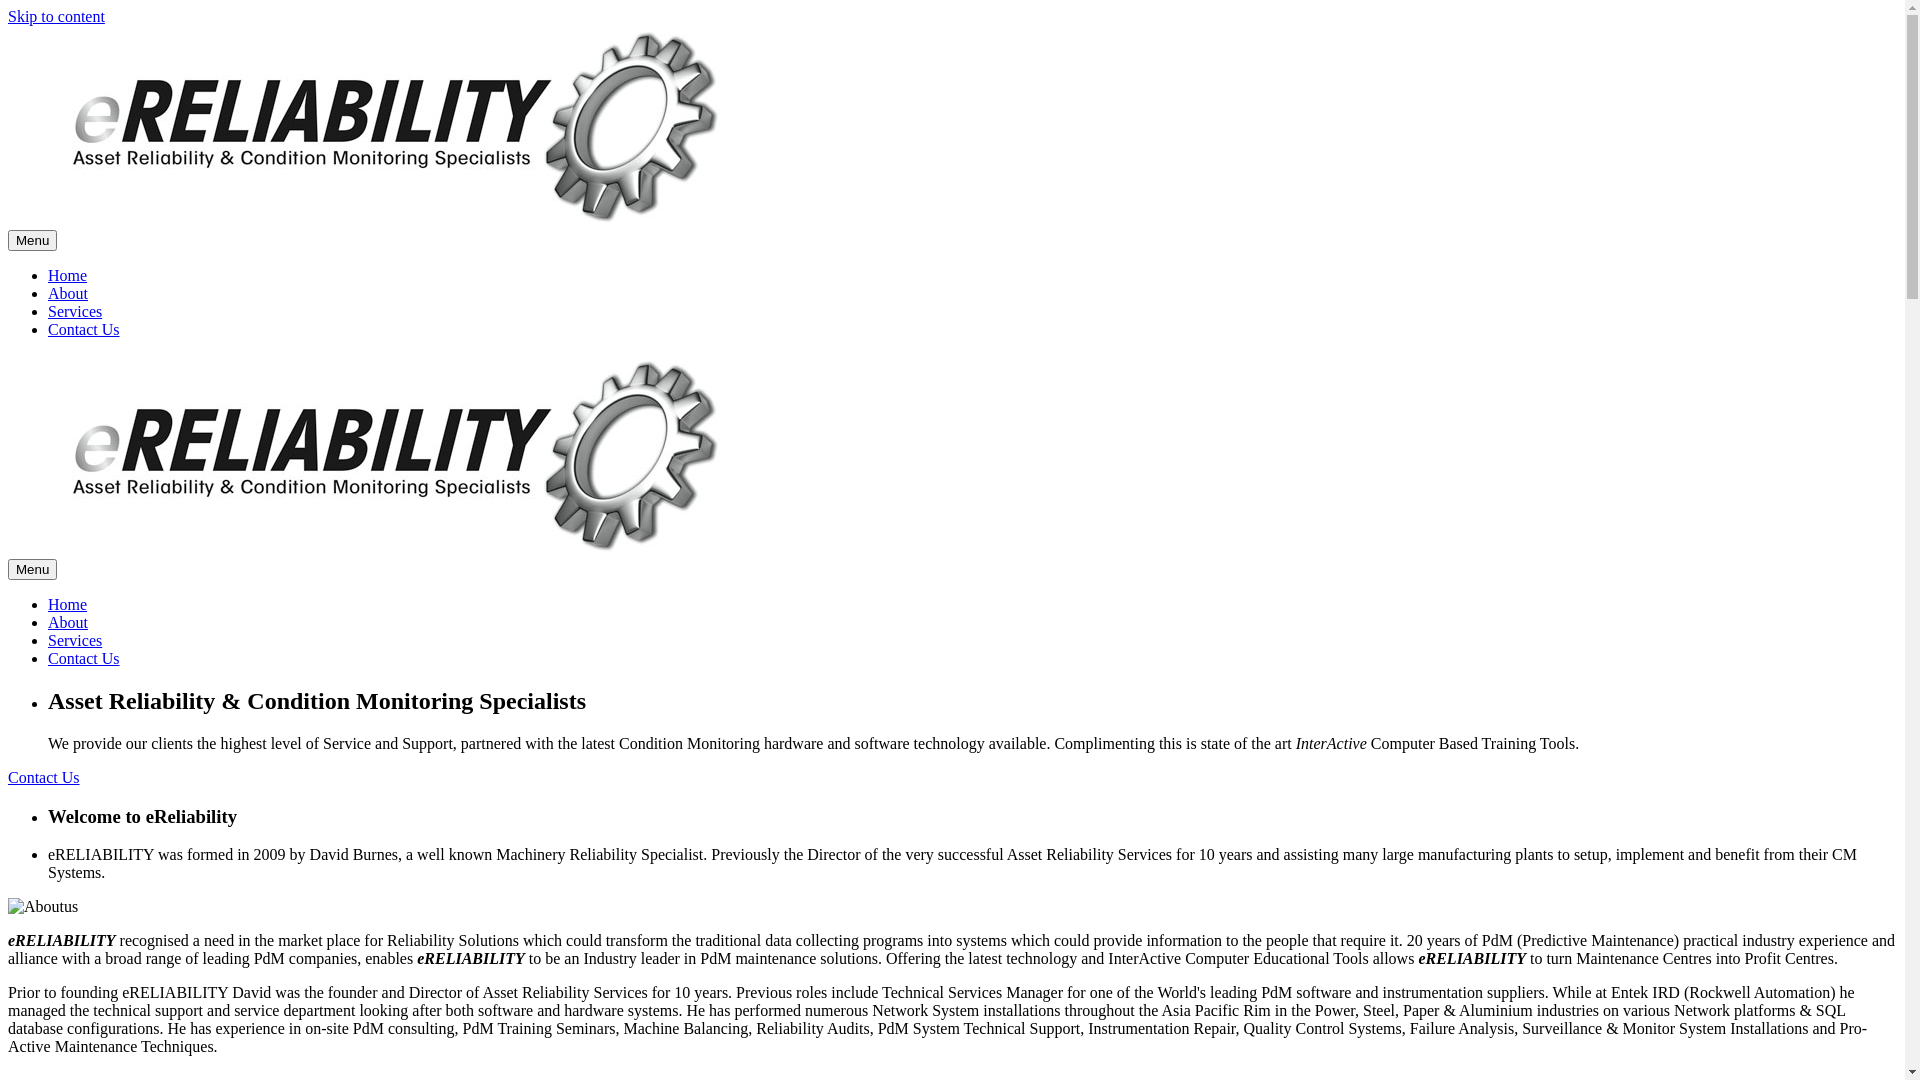 The height and width of the screenshot is (1080, 1920). I want to click on 'Contact Us', so click(43, 776).